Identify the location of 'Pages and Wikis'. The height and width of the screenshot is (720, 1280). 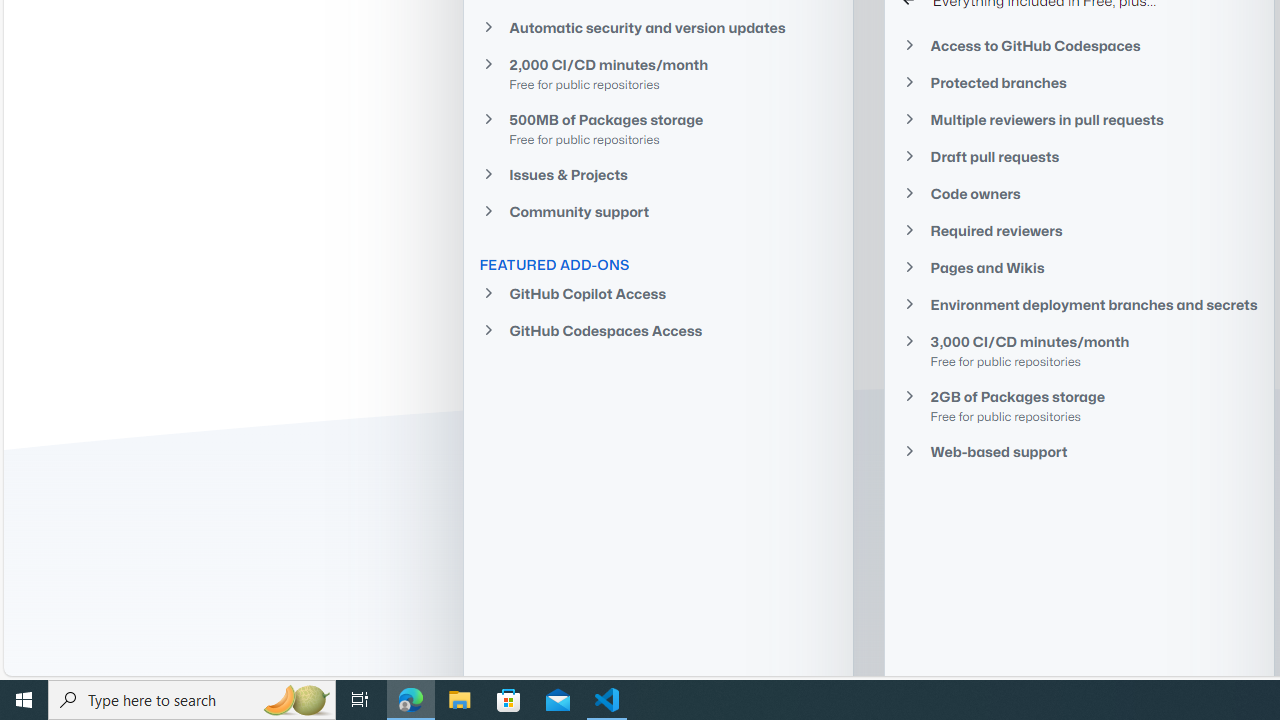
(1078, 267).